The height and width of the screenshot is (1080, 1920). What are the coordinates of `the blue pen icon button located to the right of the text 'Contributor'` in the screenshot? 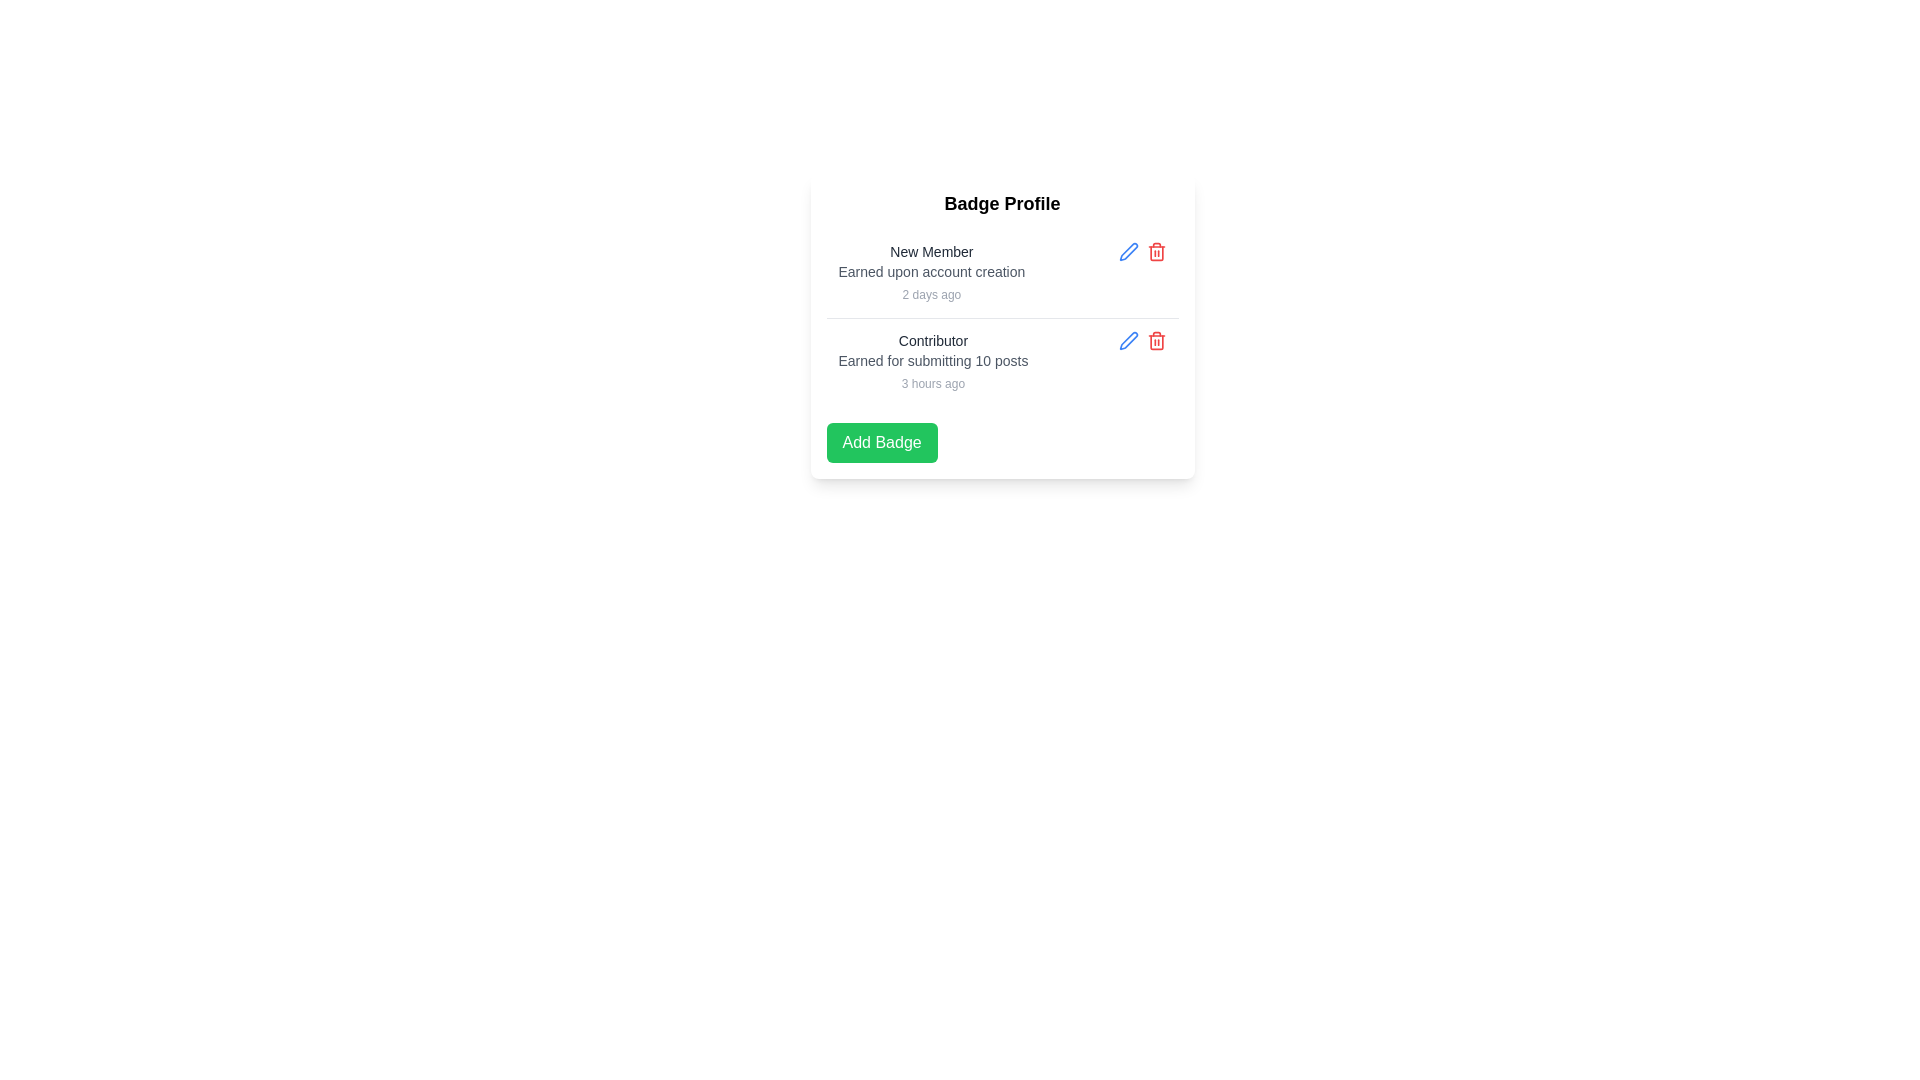 It's located at (1128, 250).